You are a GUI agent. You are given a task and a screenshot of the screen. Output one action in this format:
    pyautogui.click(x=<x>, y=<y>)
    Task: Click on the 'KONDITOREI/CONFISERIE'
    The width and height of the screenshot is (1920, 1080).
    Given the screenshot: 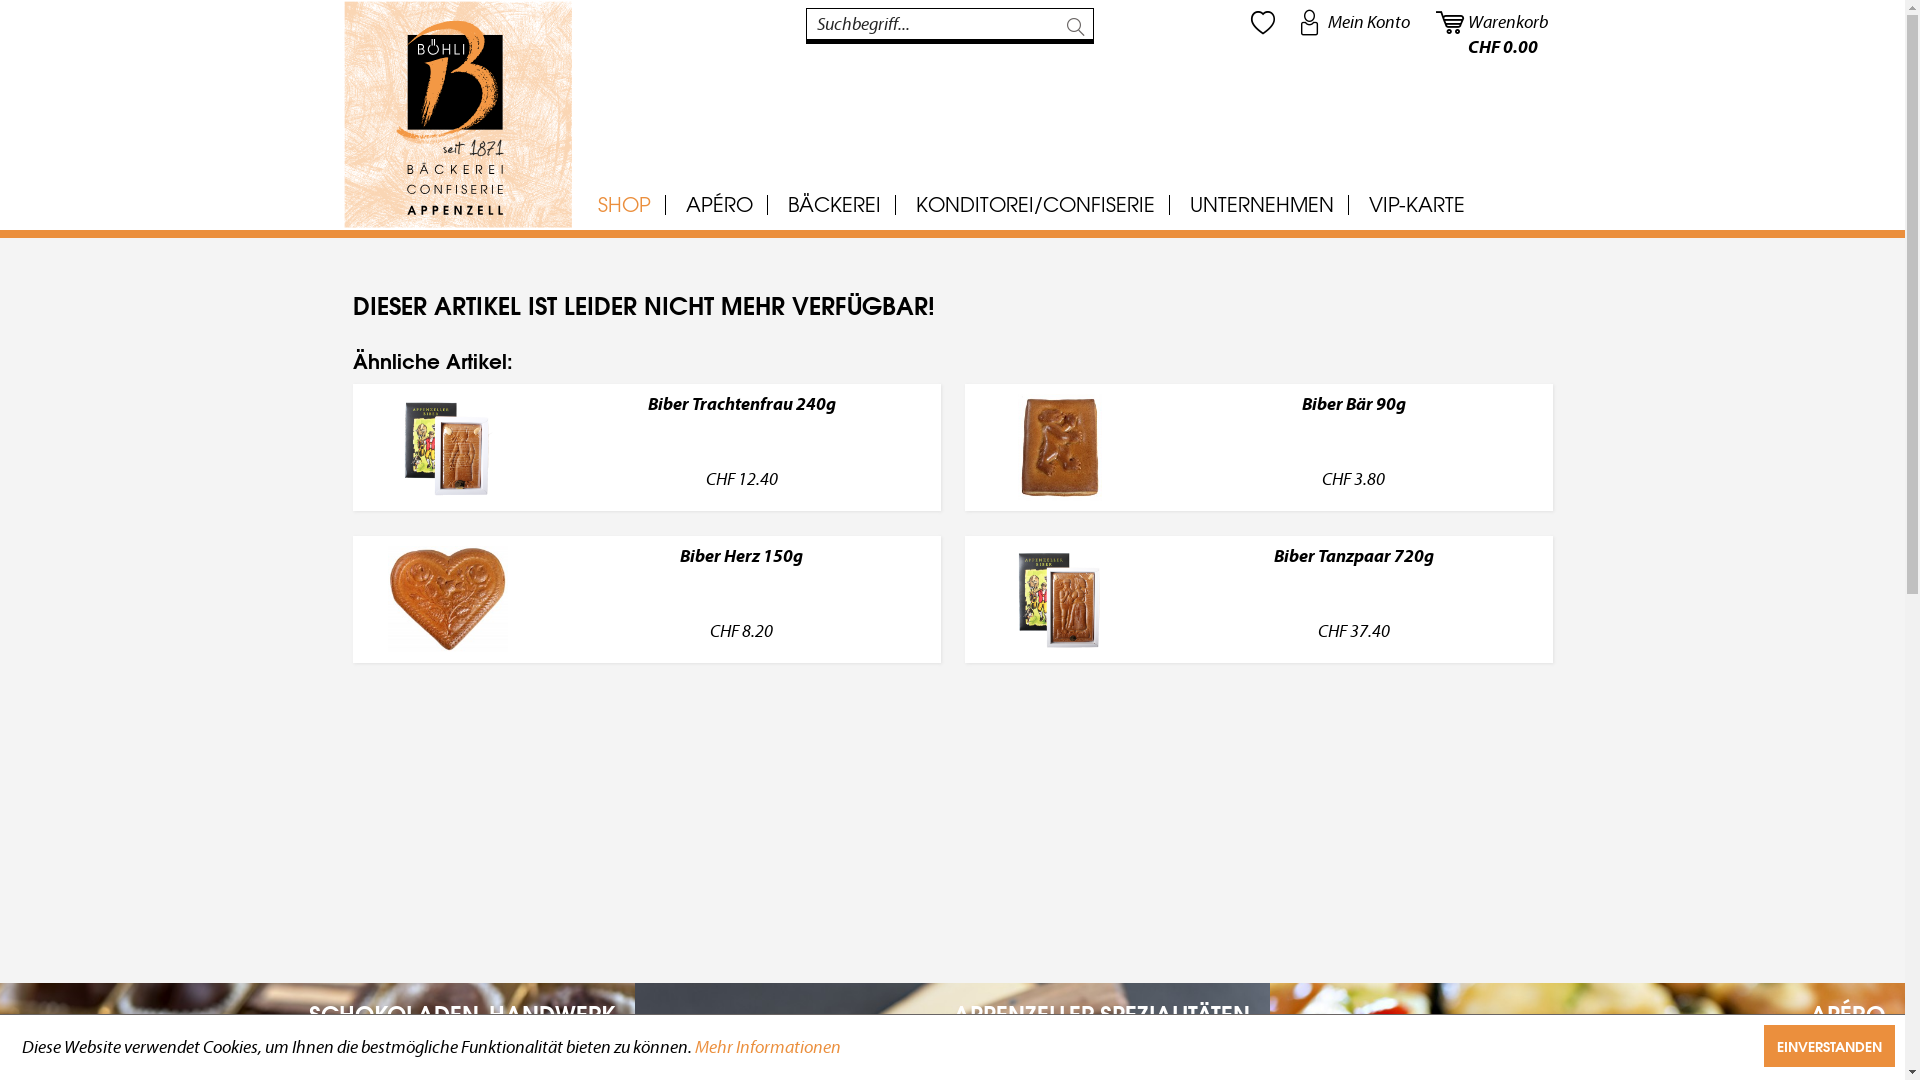 What is the action you would take?
    pyautogui.click(x=1034, y=204)
    